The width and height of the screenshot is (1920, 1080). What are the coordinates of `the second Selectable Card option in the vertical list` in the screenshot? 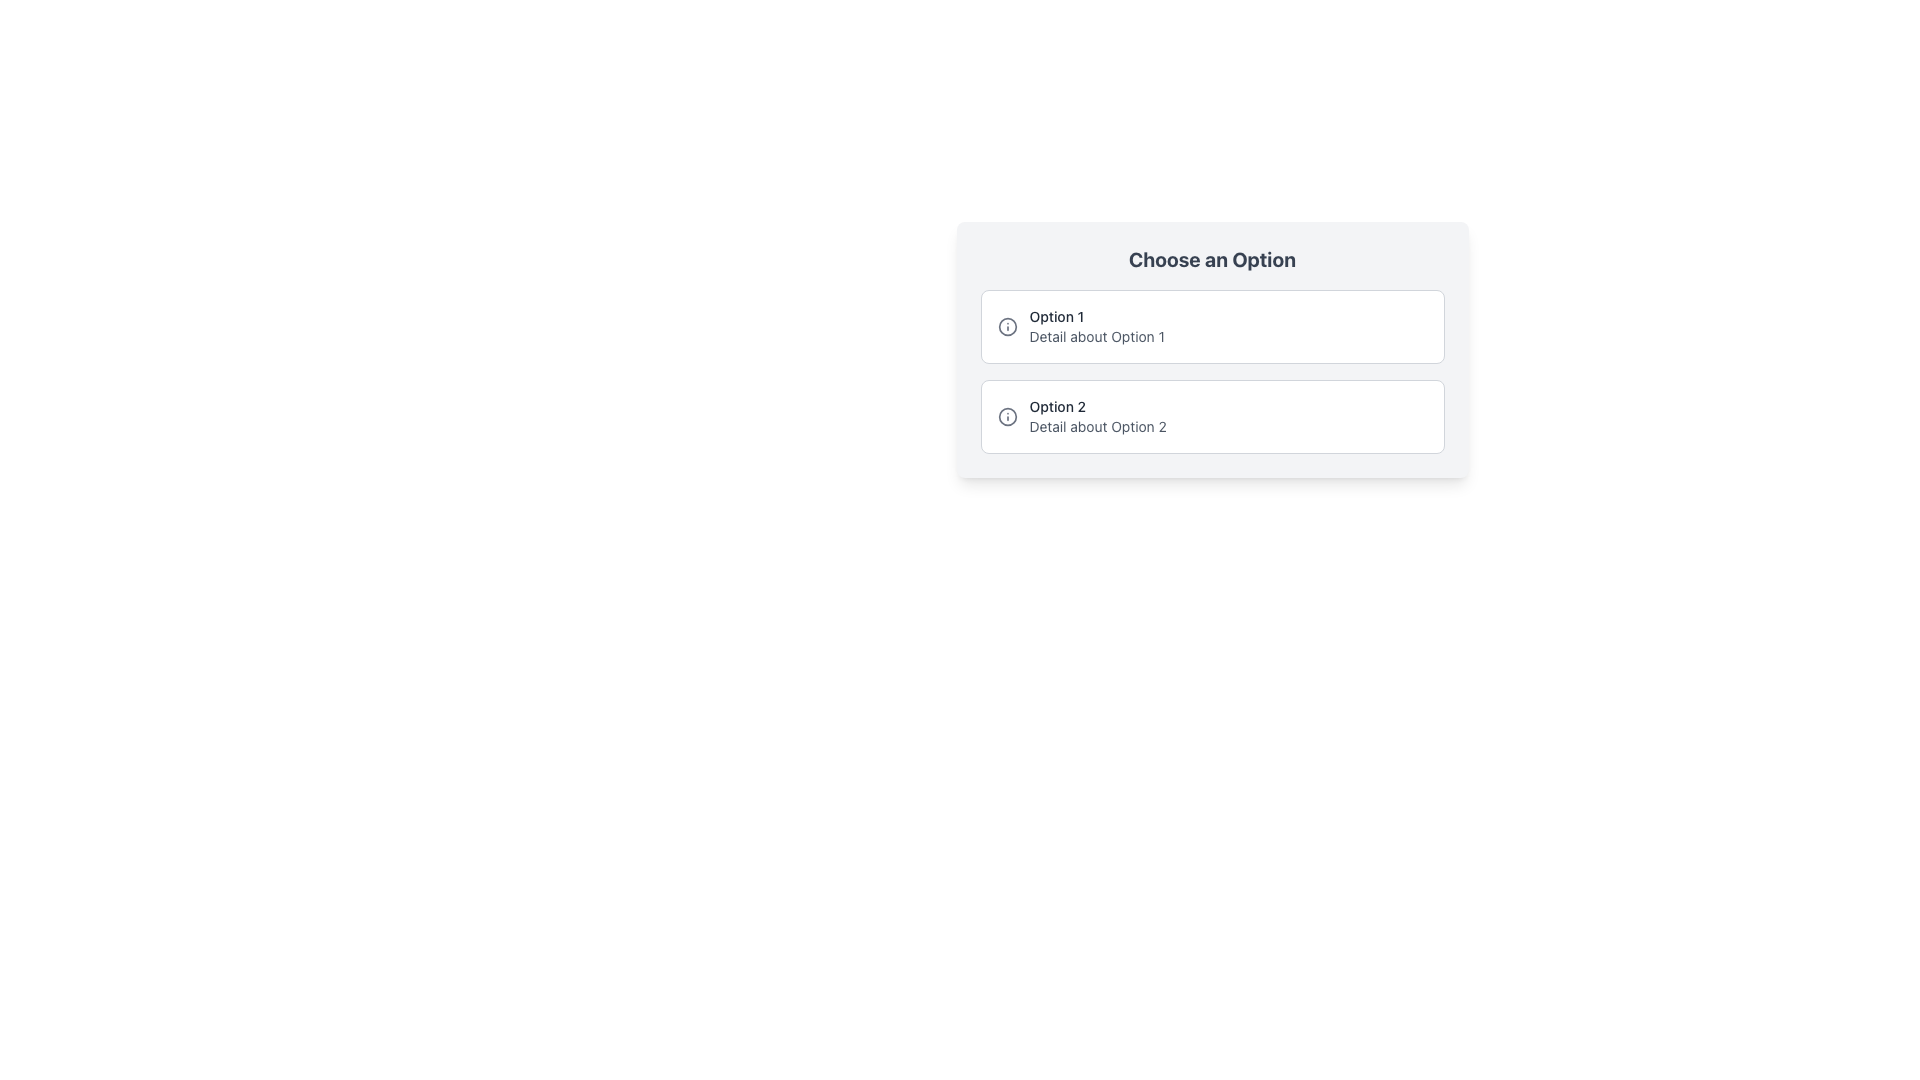 It's located at (1211, 415).